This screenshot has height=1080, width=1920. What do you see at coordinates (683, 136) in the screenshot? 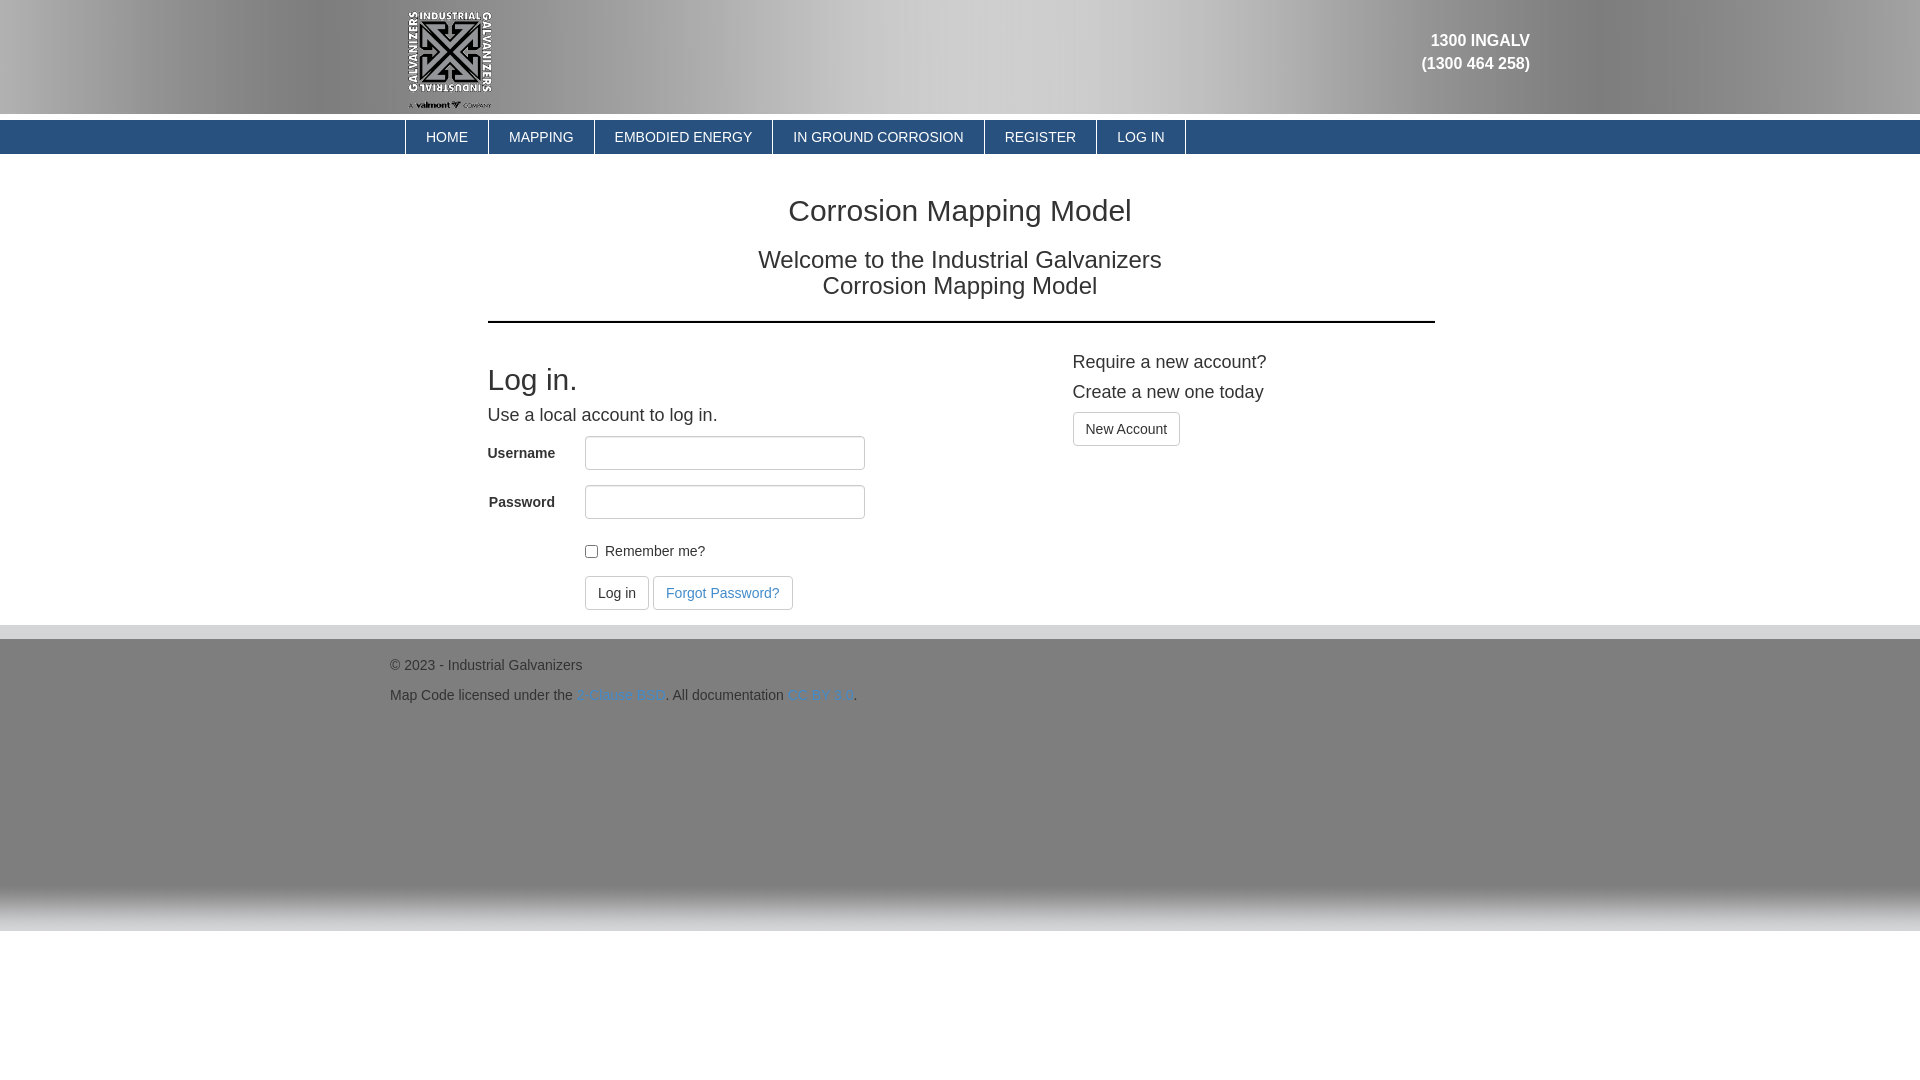
I see `'EMBODIED ENERGY'` at bounding box center [683, 136].